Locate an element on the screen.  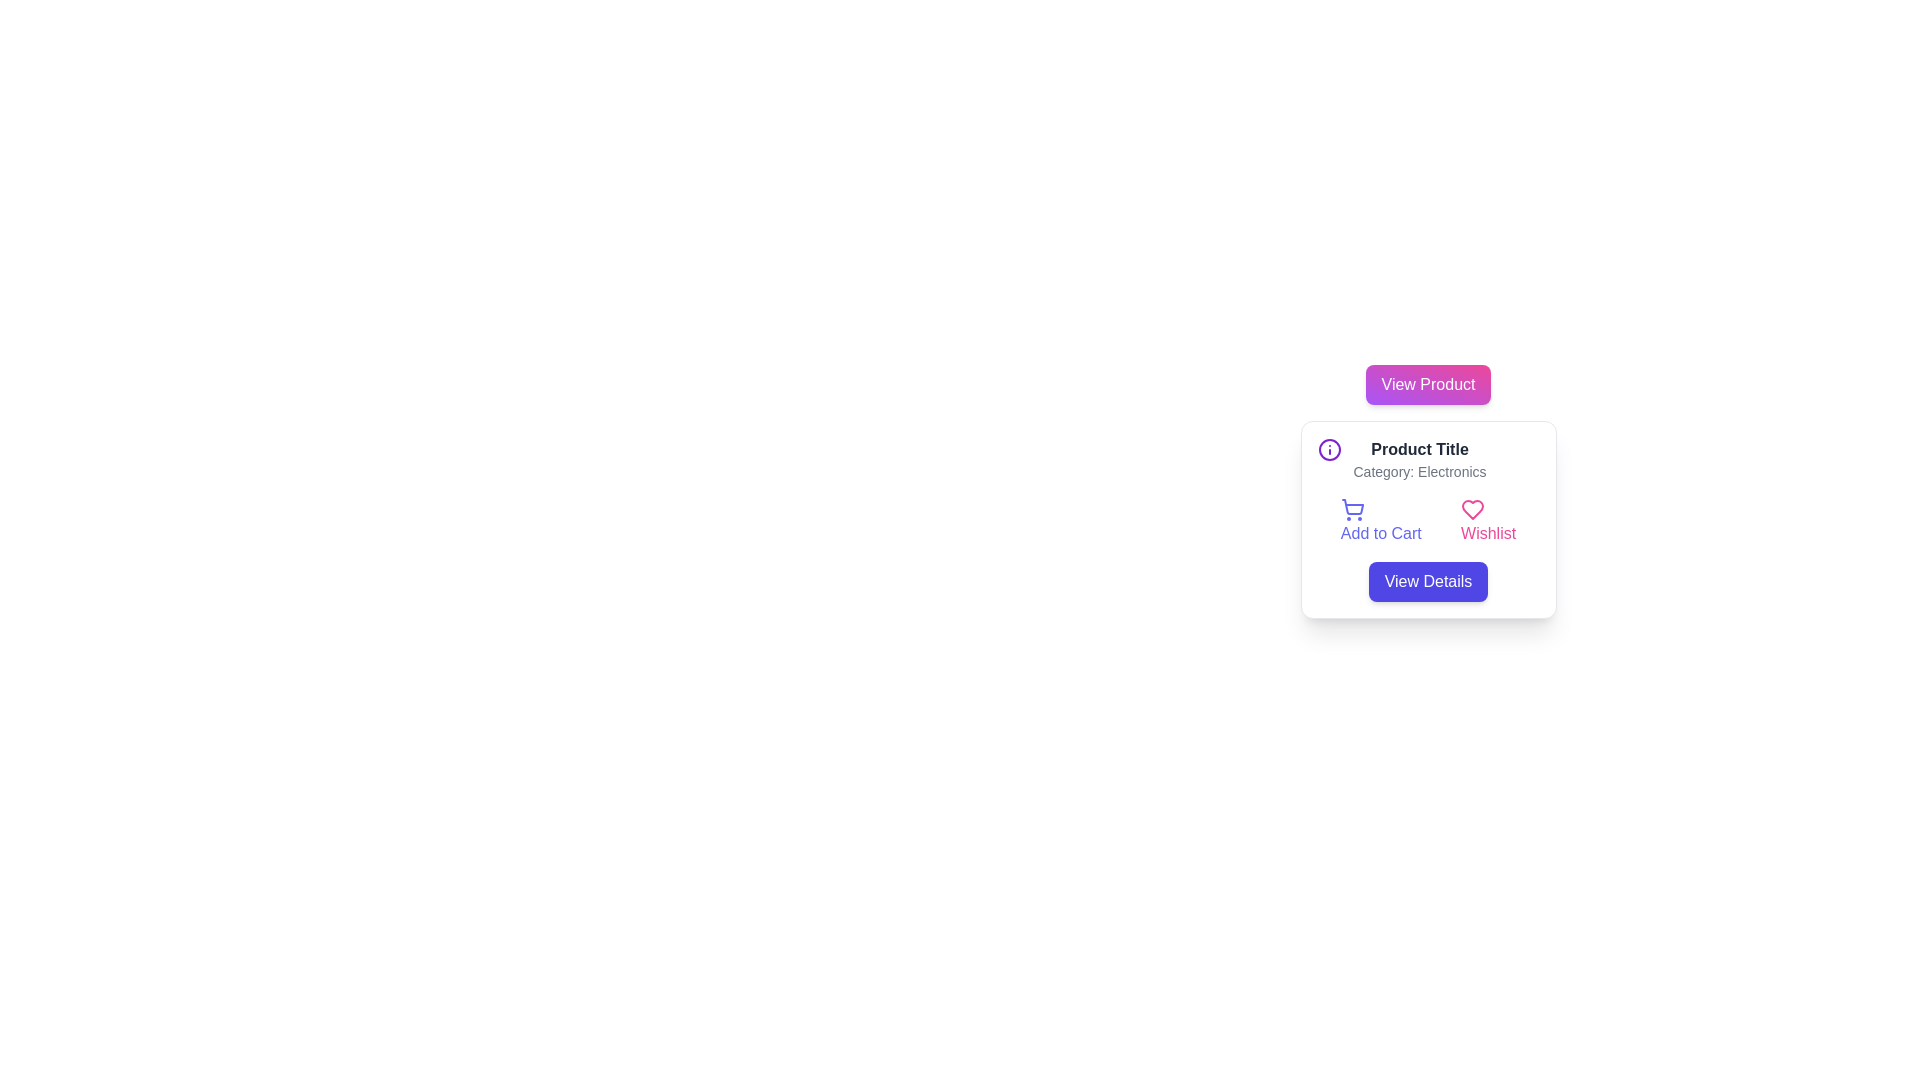
product title displayed in bold, dark font within the card interface, located below the purple circular icon is located at coordinates (1419, 459).